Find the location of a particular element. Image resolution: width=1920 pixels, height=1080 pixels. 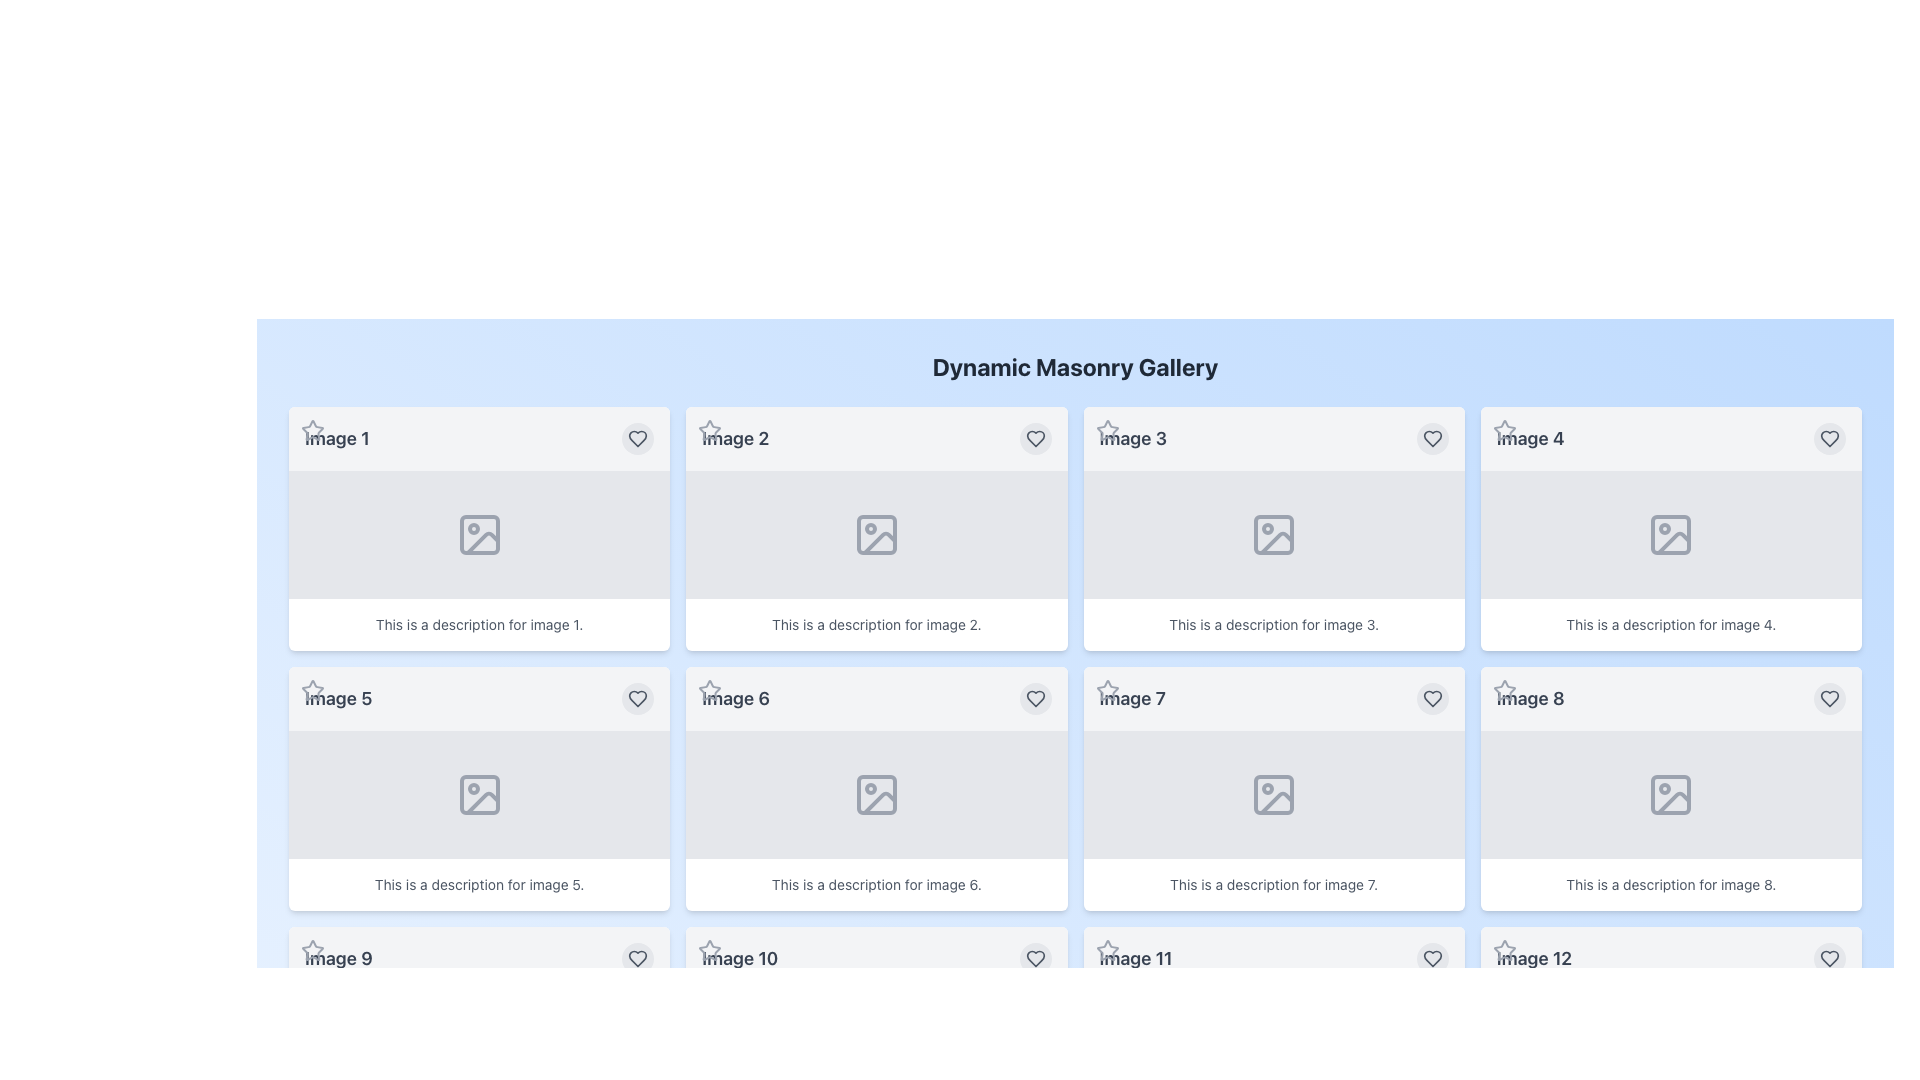

the image card displaying the title 'Image 8' and description 'This is a description for image 8.' in the gallery grid is located at coordinates (1671, 788).